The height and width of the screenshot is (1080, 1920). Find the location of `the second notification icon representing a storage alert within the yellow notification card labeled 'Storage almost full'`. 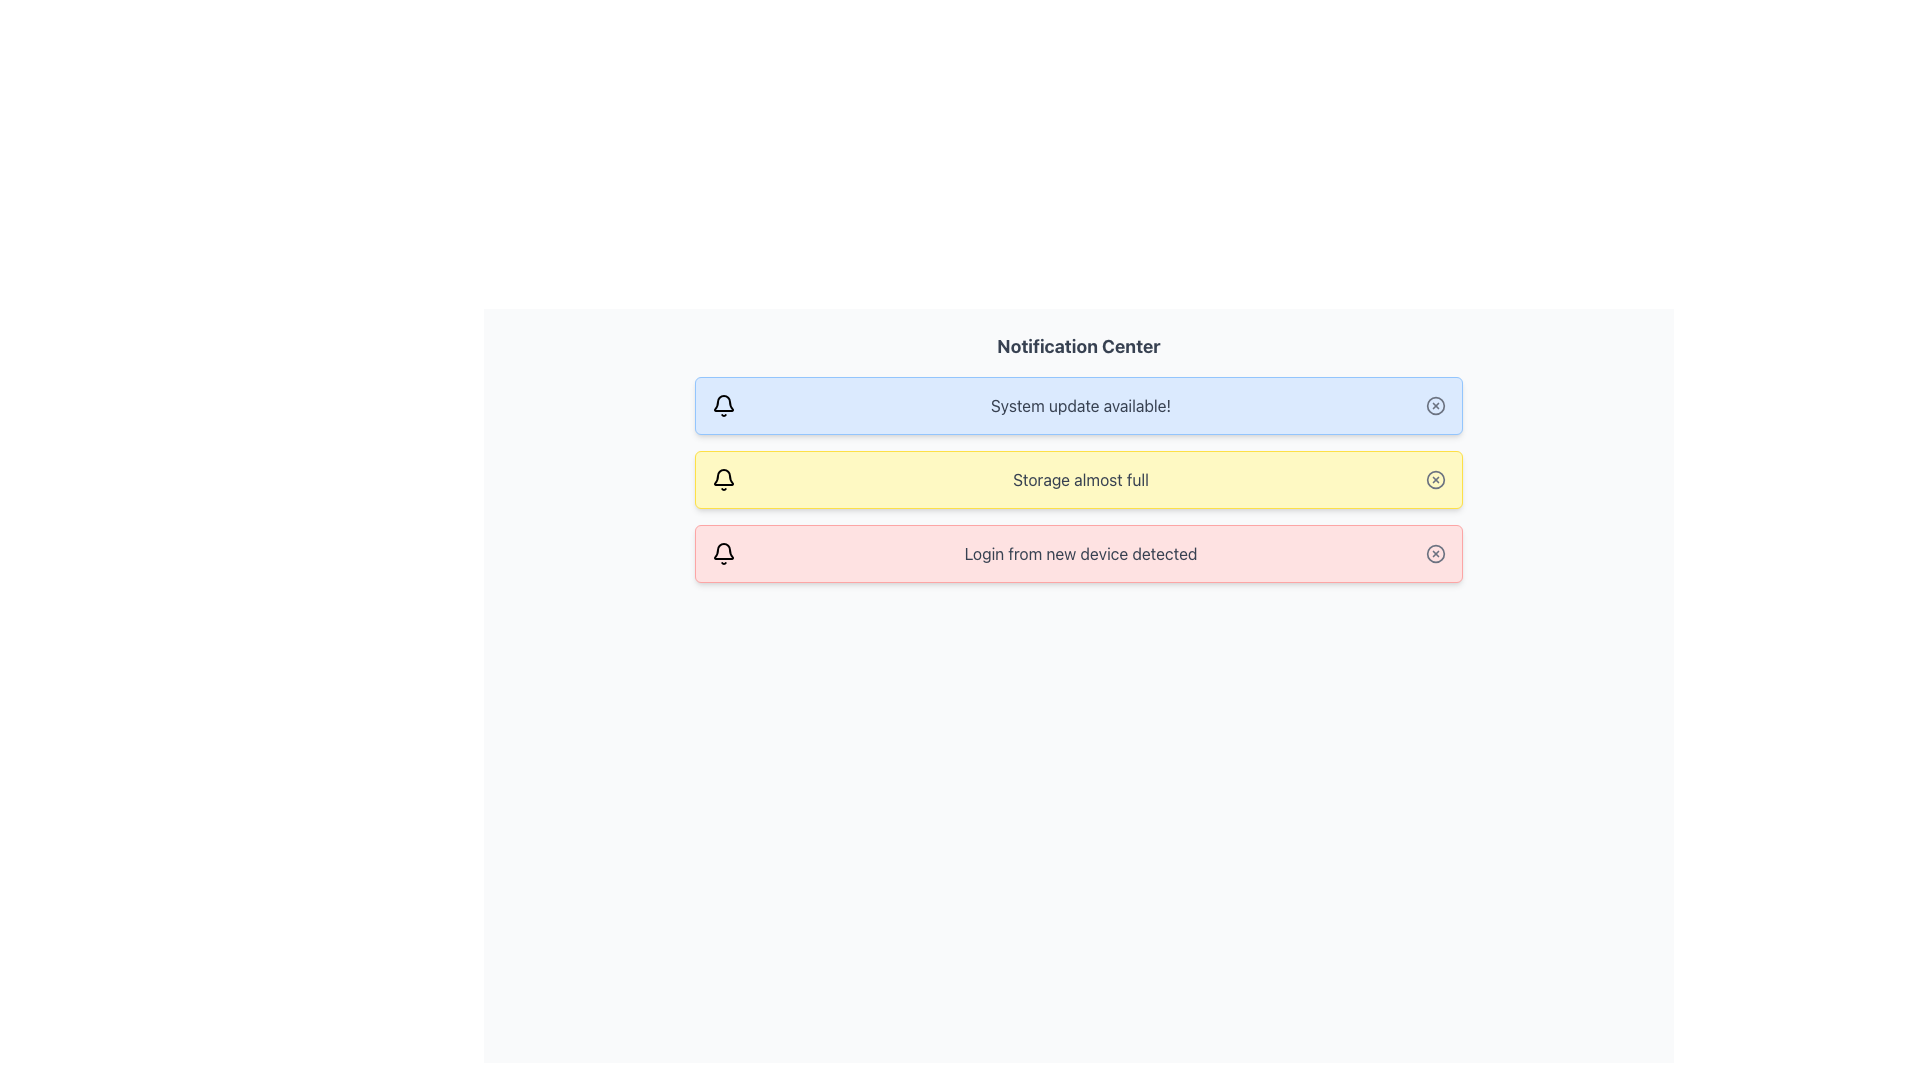

the second notification icon representing a storage alert within the yellow notification card labeled 'Storage almost full' is located at coordinates (723, 477).